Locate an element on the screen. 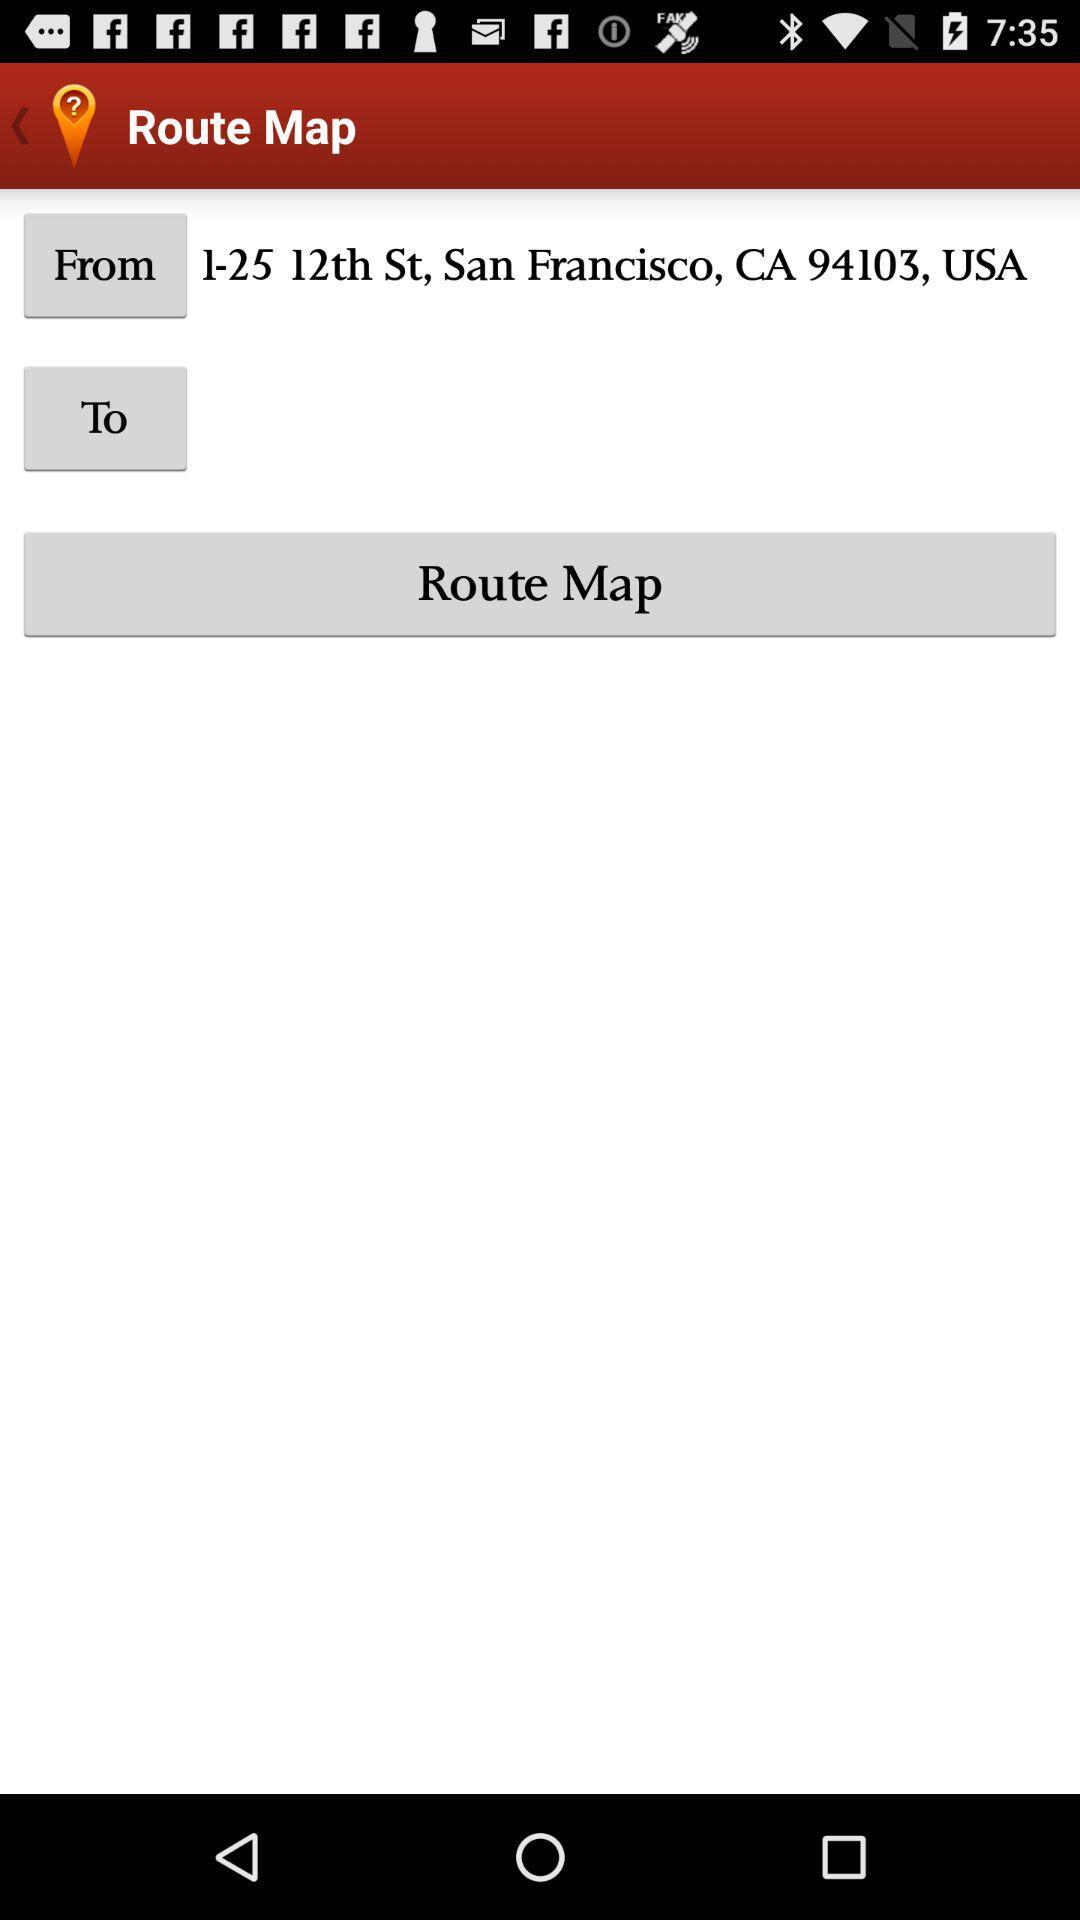 The height and width of the screenshot is (1920, 1080). the item below from button is located at coordinates (105, 417).